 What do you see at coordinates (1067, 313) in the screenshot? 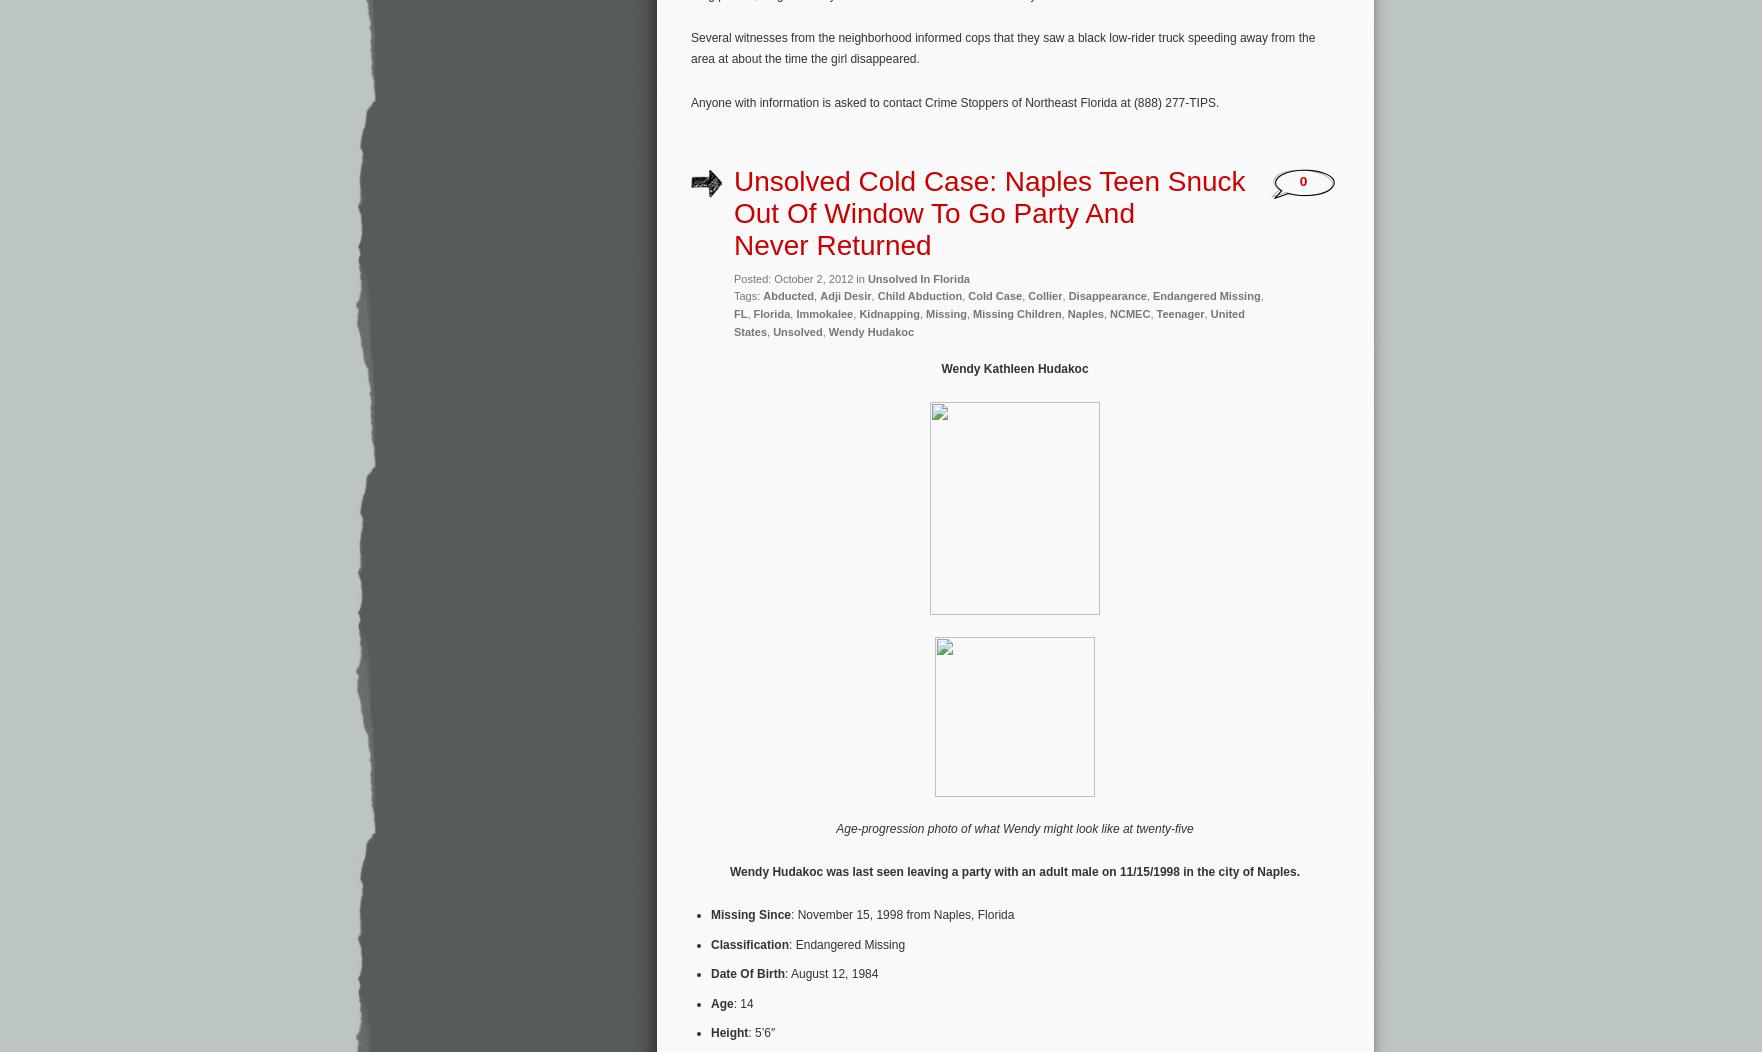
I see `'Naples'` at bounding box center [1067, 313].